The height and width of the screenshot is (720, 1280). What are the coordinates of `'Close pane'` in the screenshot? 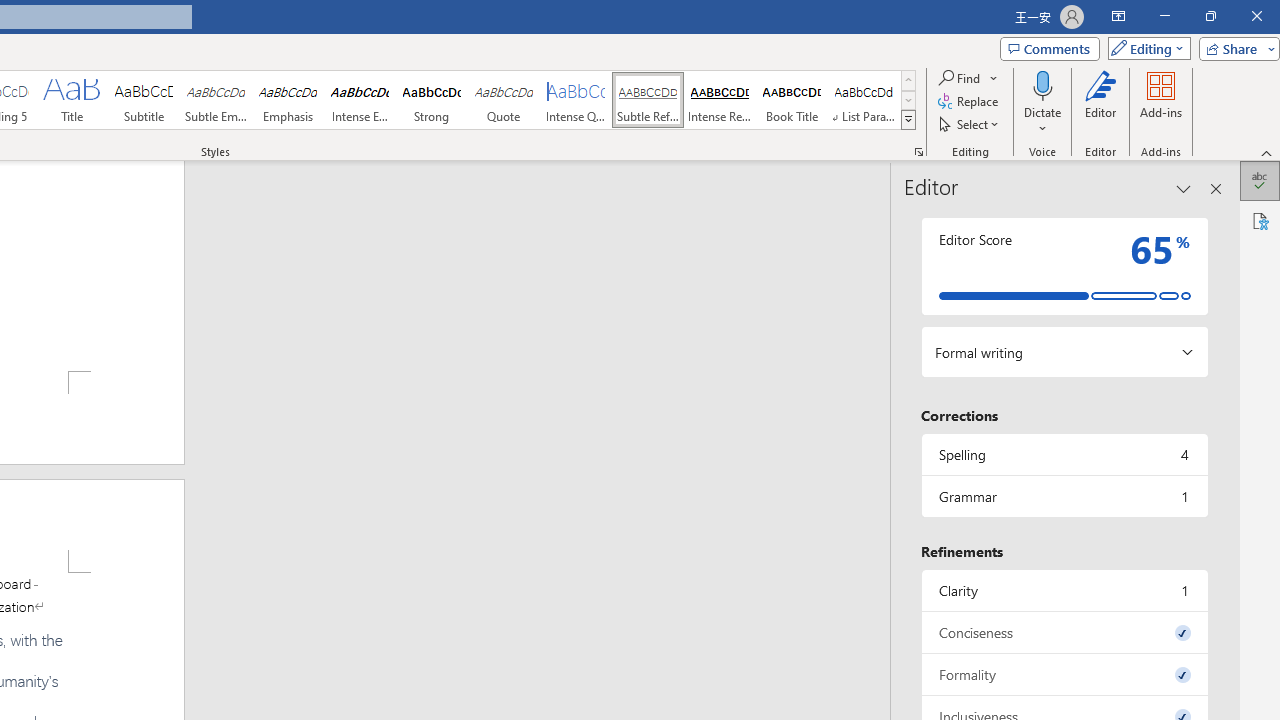 It's located at (1215, 189).